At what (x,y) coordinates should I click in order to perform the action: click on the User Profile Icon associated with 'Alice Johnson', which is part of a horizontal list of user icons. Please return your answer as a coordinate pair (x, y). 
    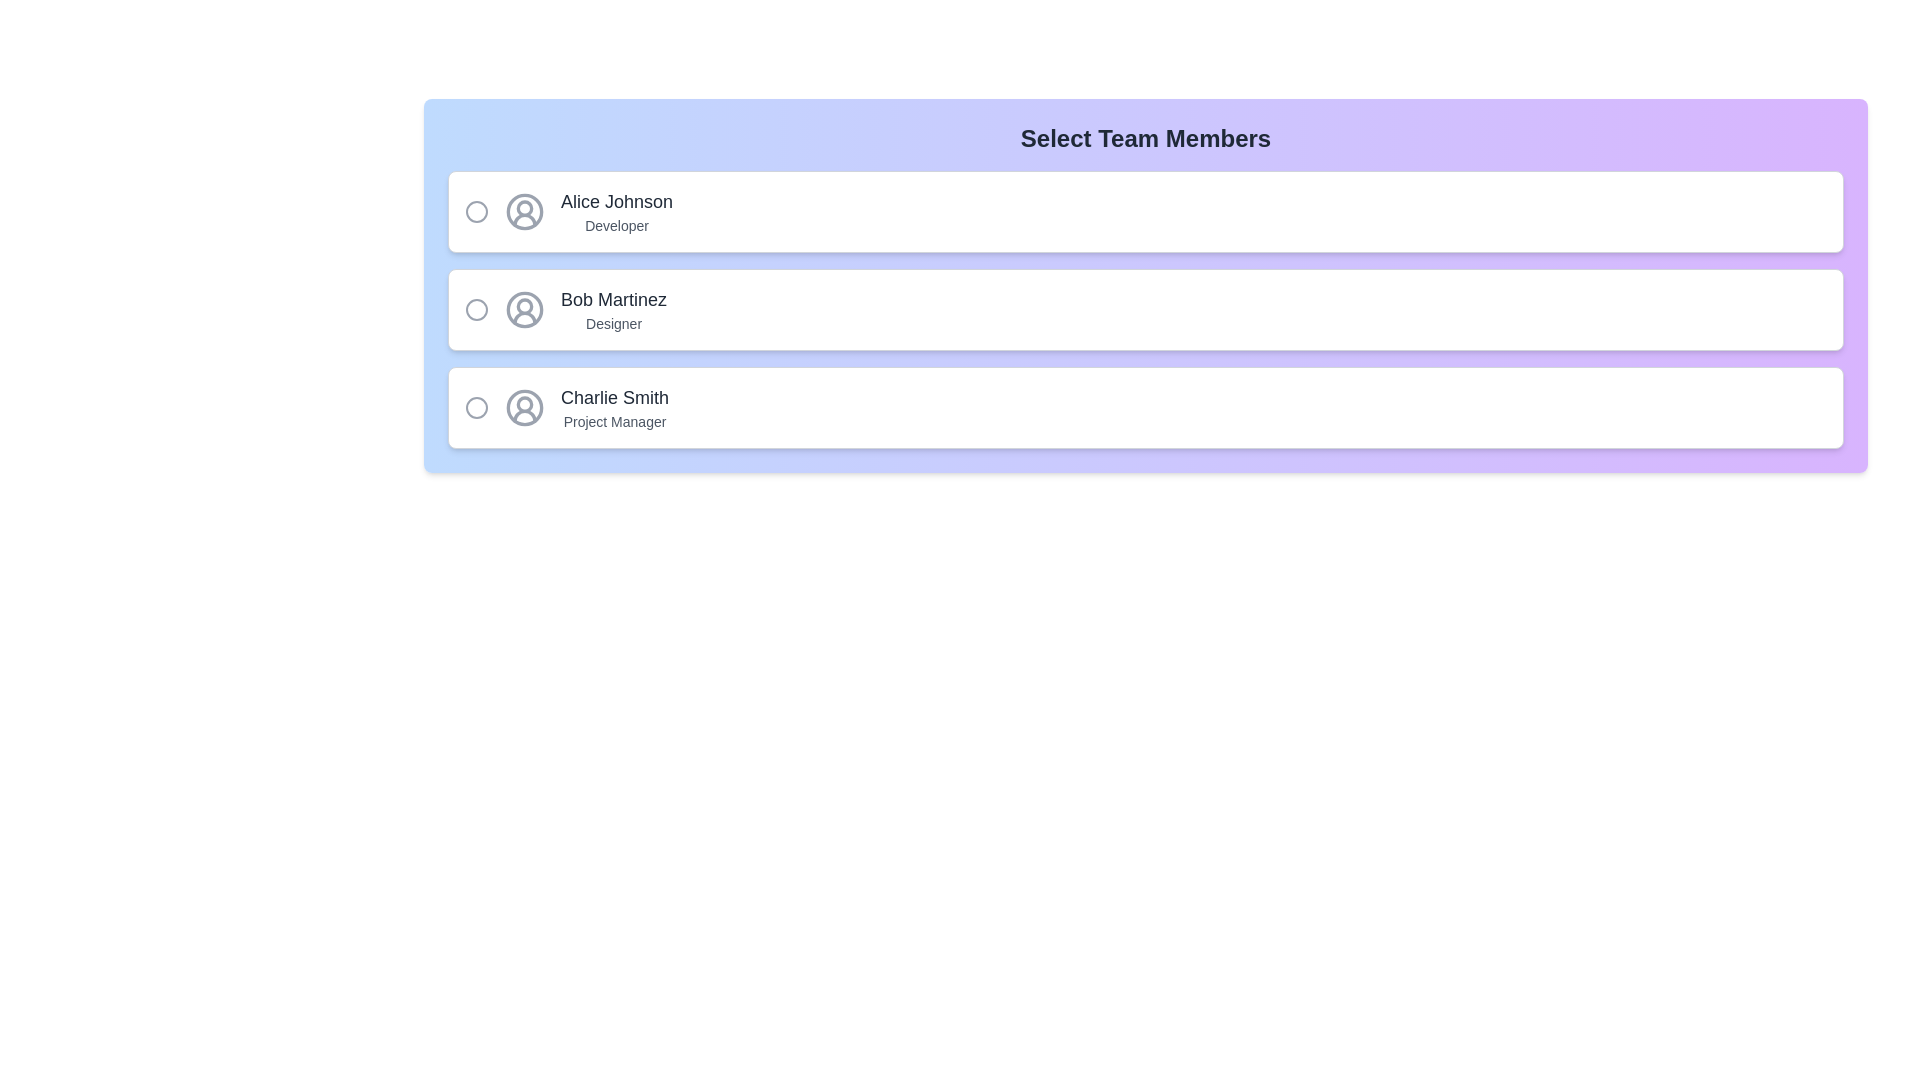
    Looking at the image, I should click on (524, 212).